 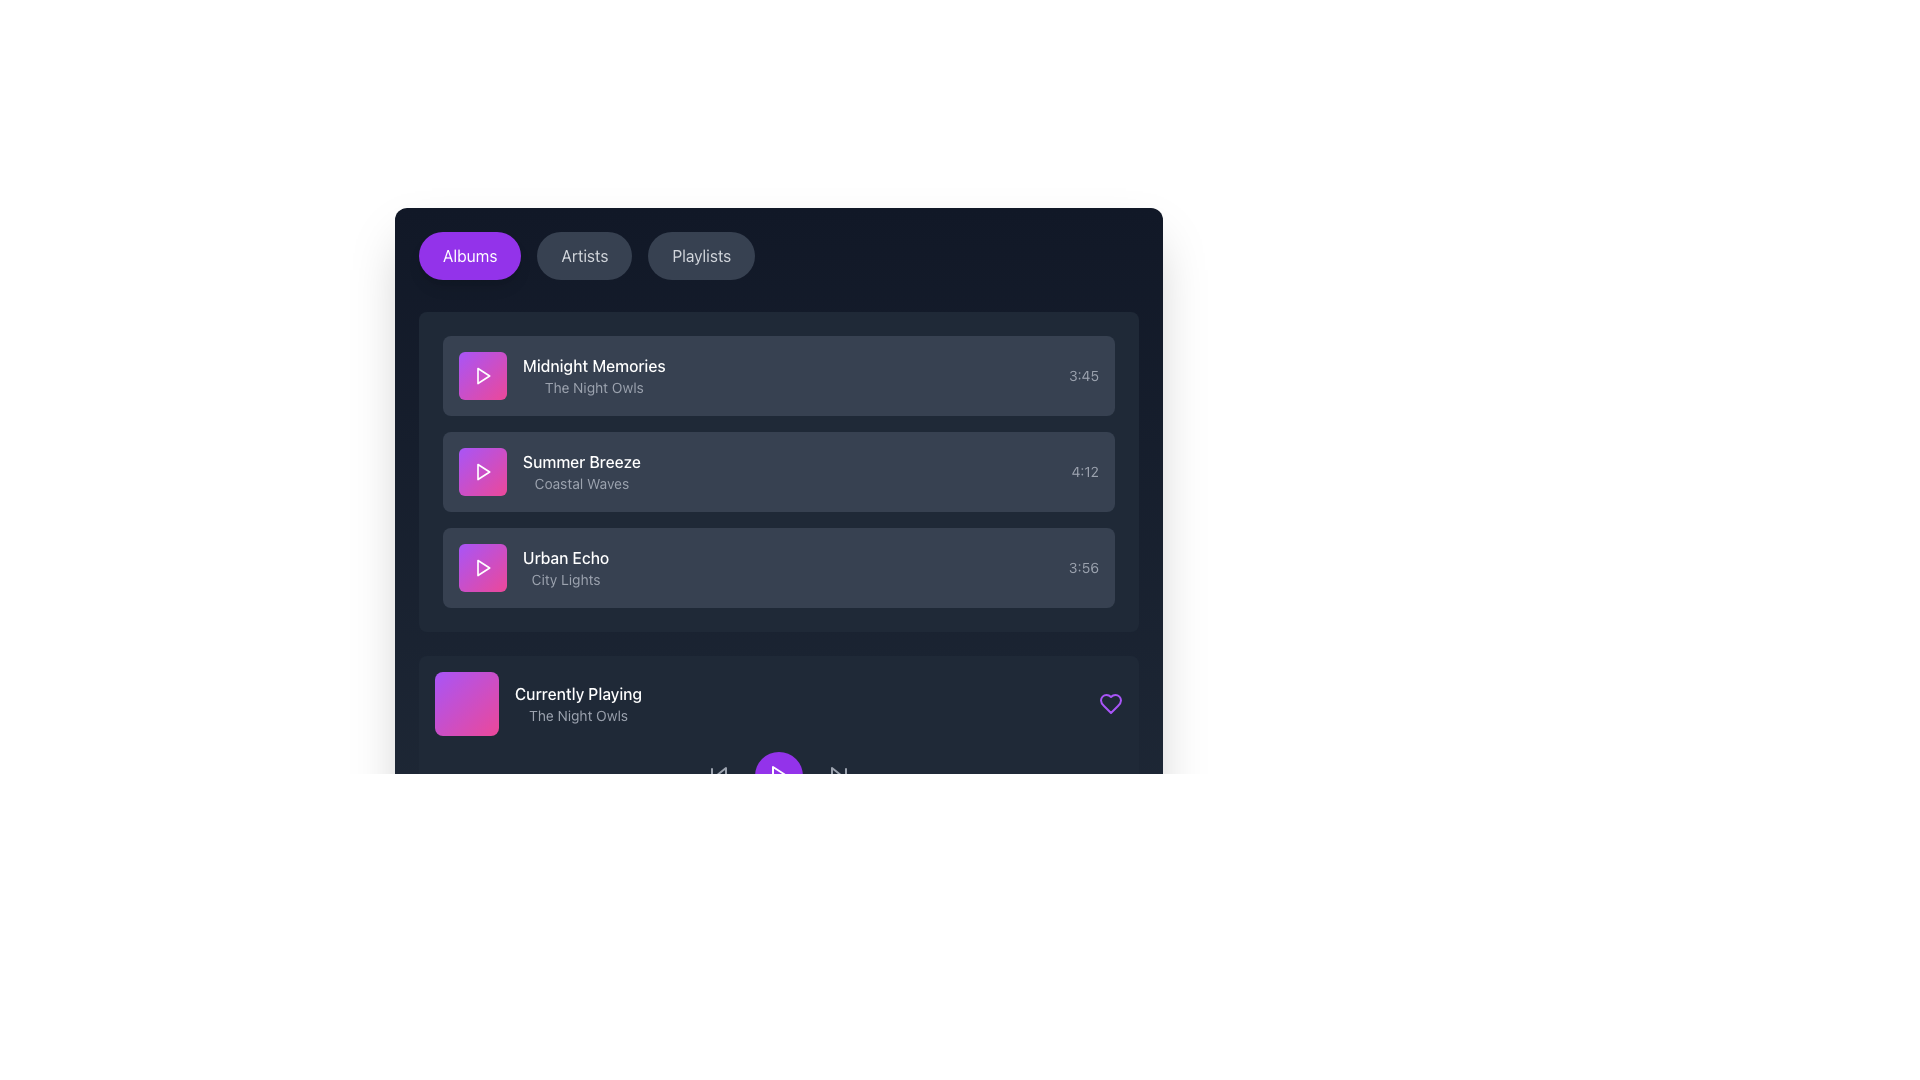 I want to click on the play button located at the bottom center of the interface to observe hover effects, so click(x=777, y=774).